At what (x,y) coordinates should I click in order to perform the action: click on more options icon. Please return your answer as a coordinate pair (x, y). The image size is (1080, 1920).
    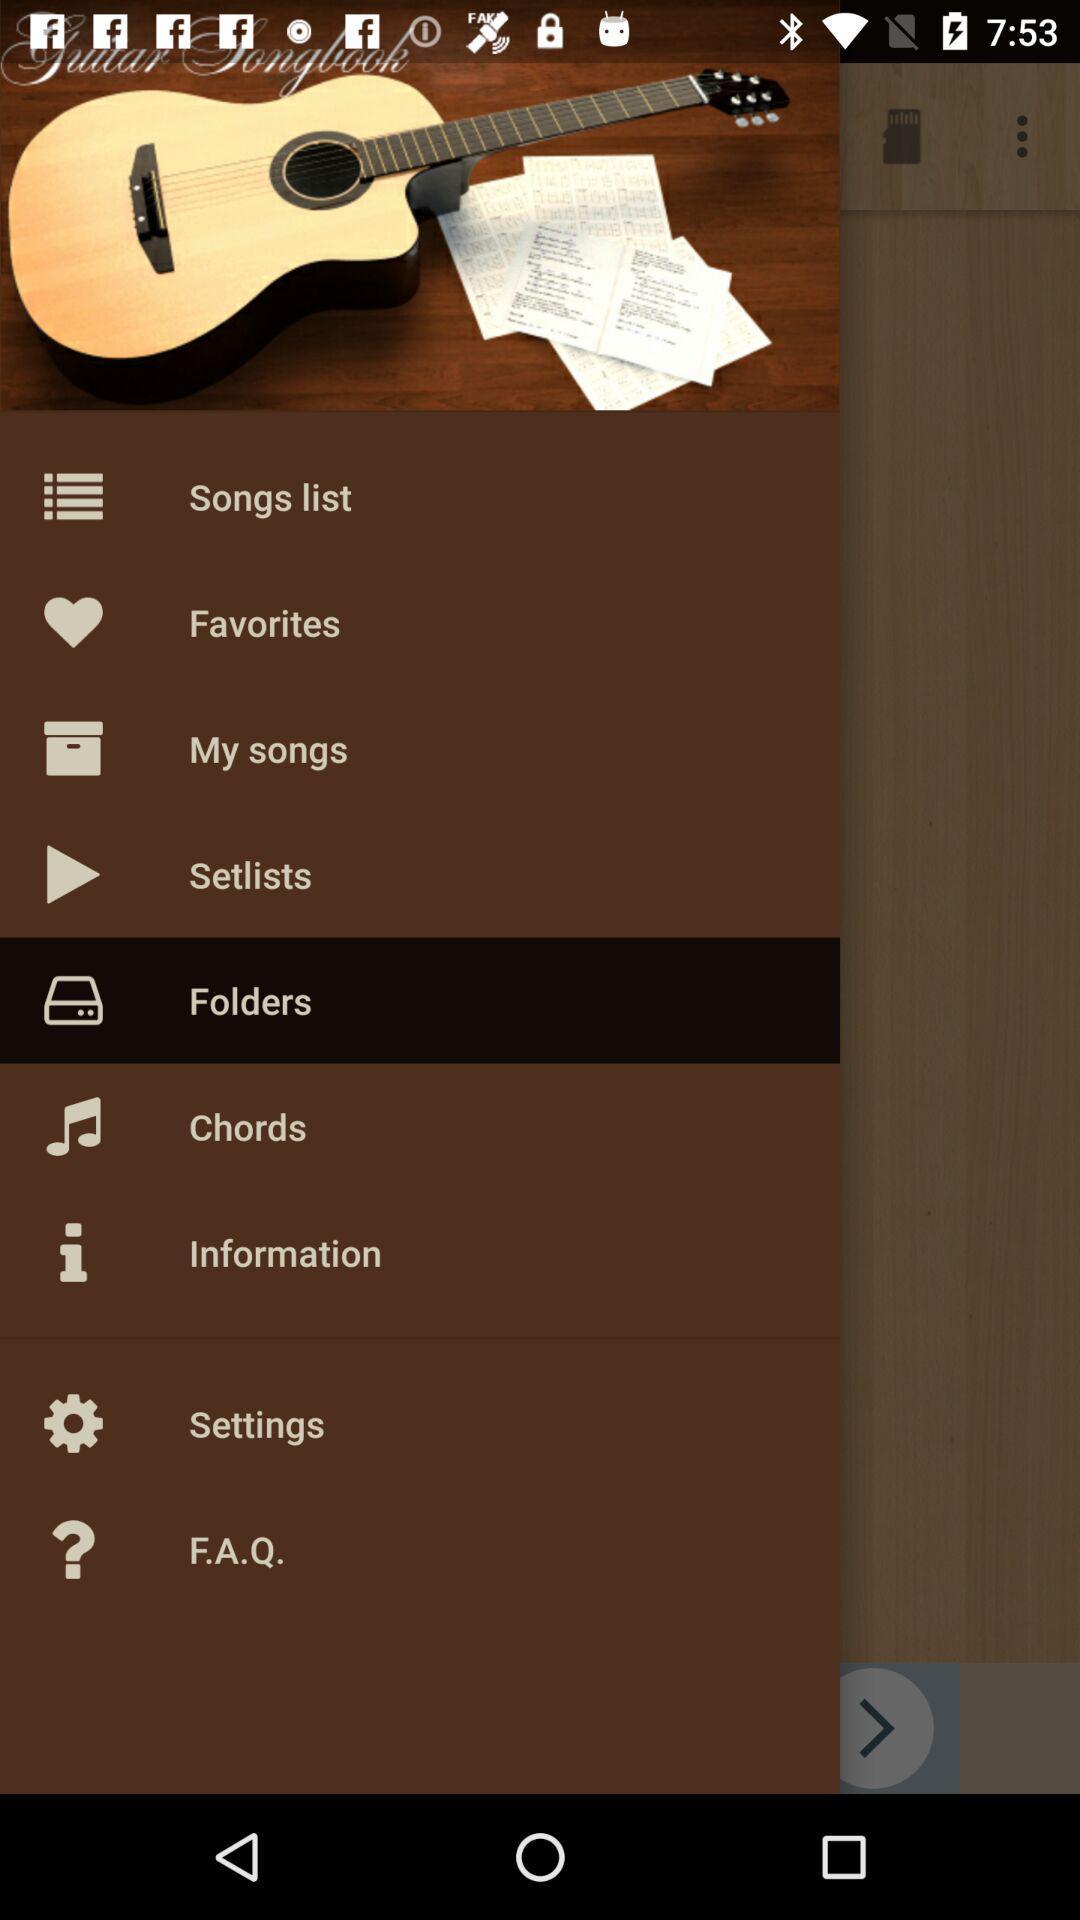
    Looking at the image, I should click on (1027, 136).